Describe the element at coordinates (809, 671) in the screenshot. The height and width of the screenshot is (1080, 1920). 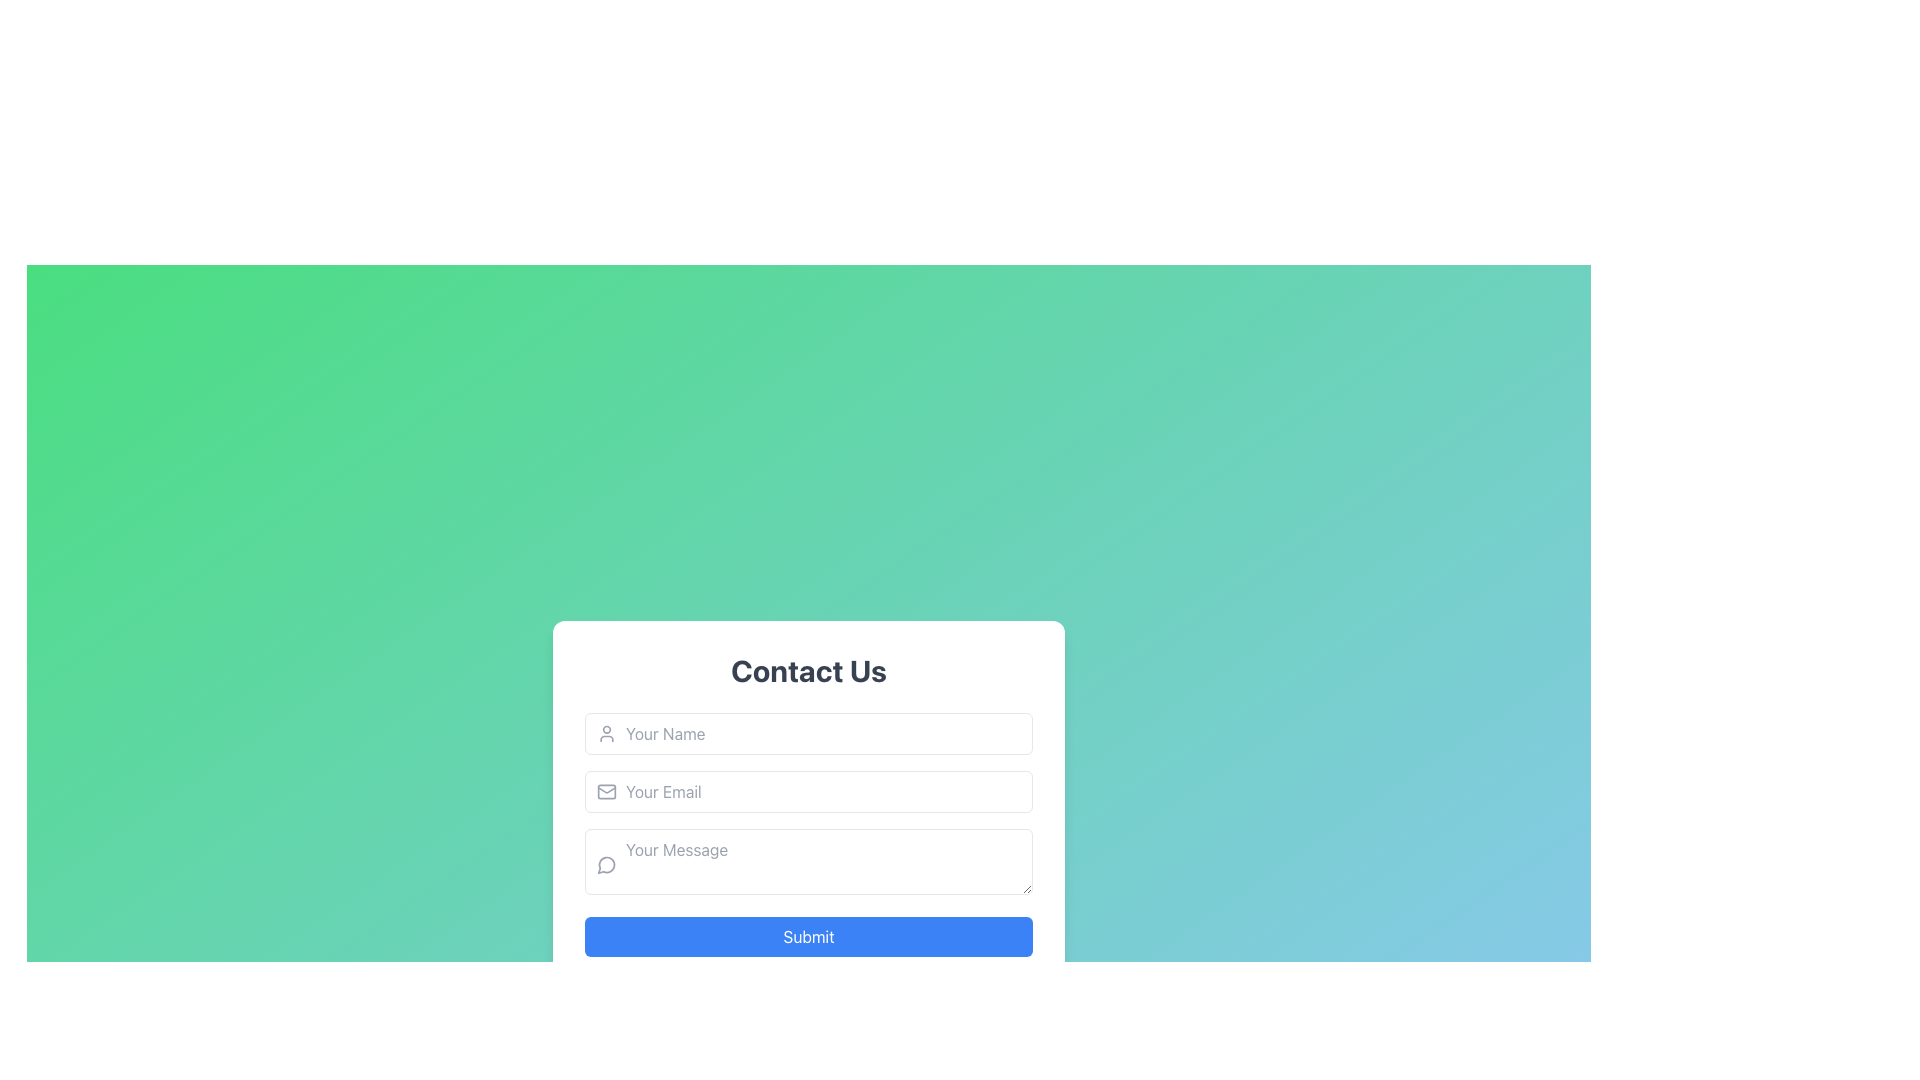
I see `the title text indicating the contact section, which is positioned at the top of the form section and centered horizontally` at that location.